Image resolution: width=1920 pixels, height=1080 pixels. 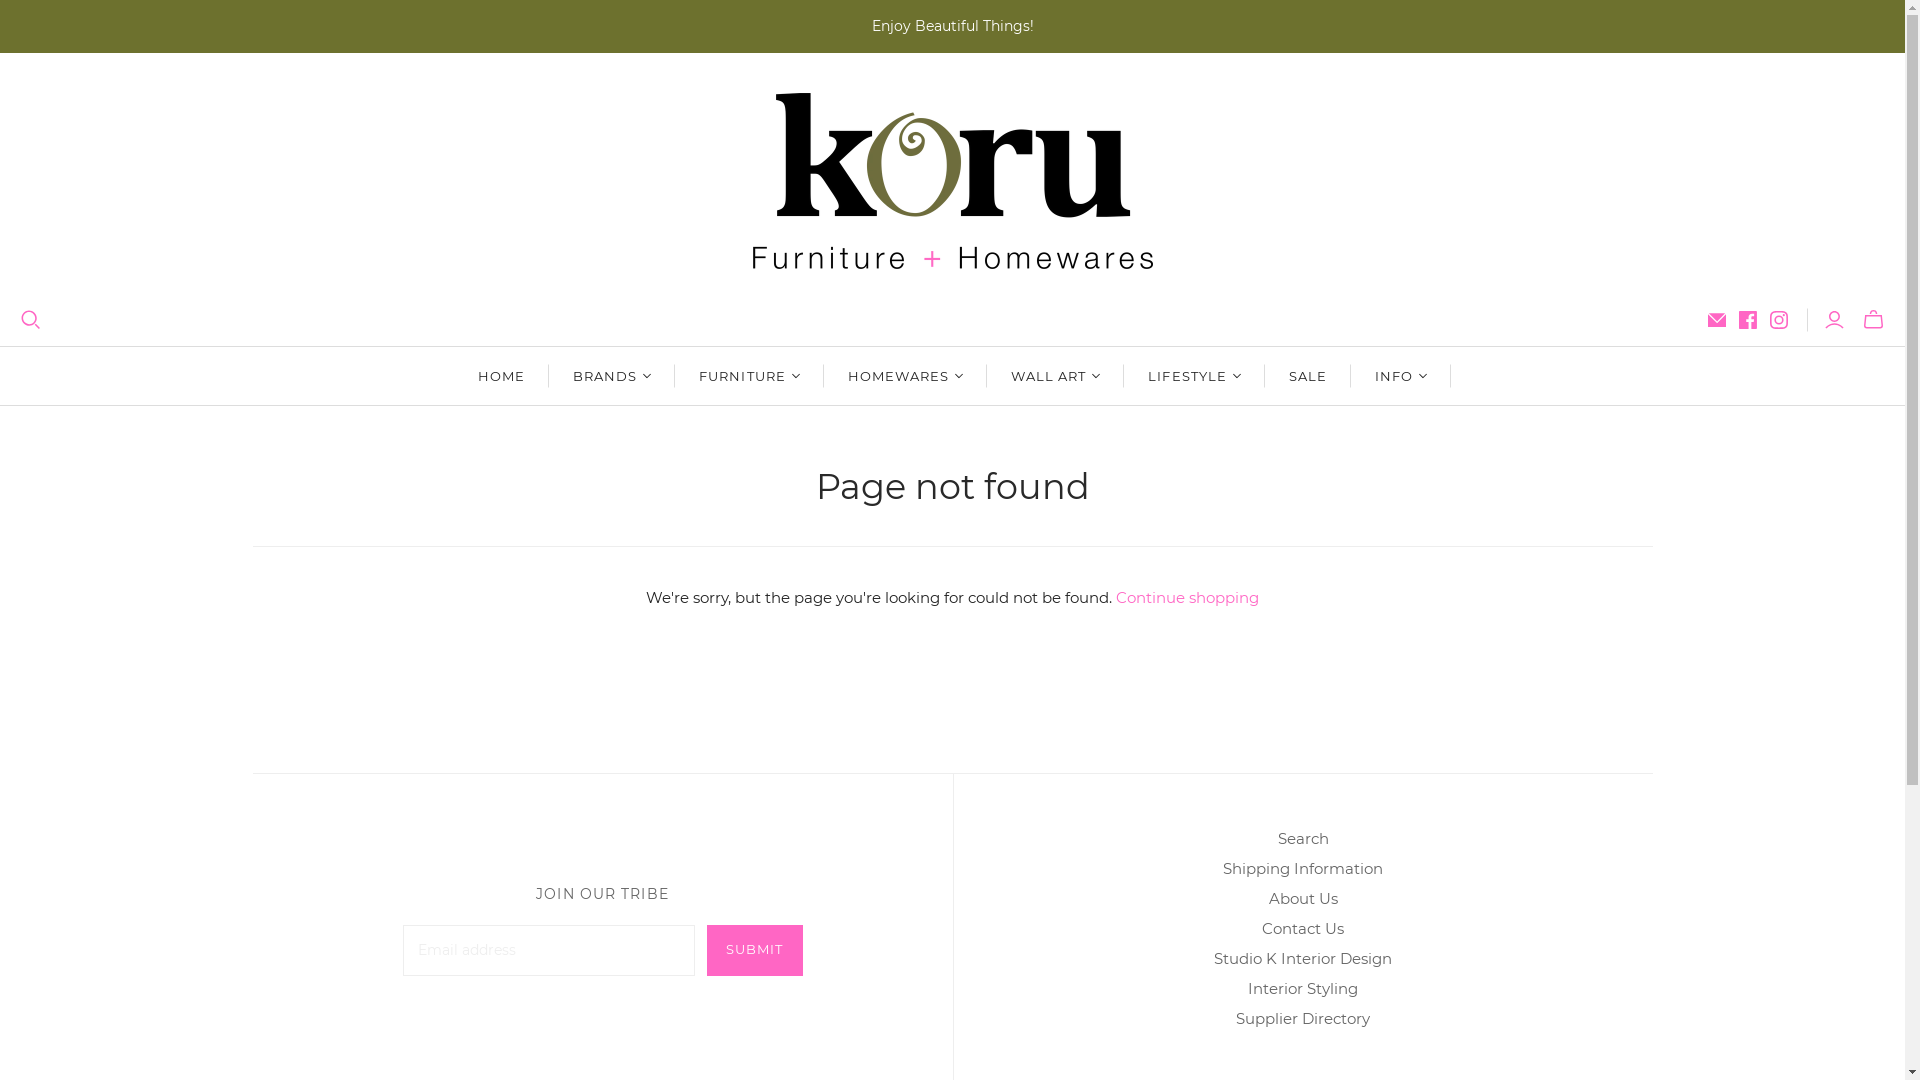 I want to click on 'Continue shopping', so click(x=1115, y=596).